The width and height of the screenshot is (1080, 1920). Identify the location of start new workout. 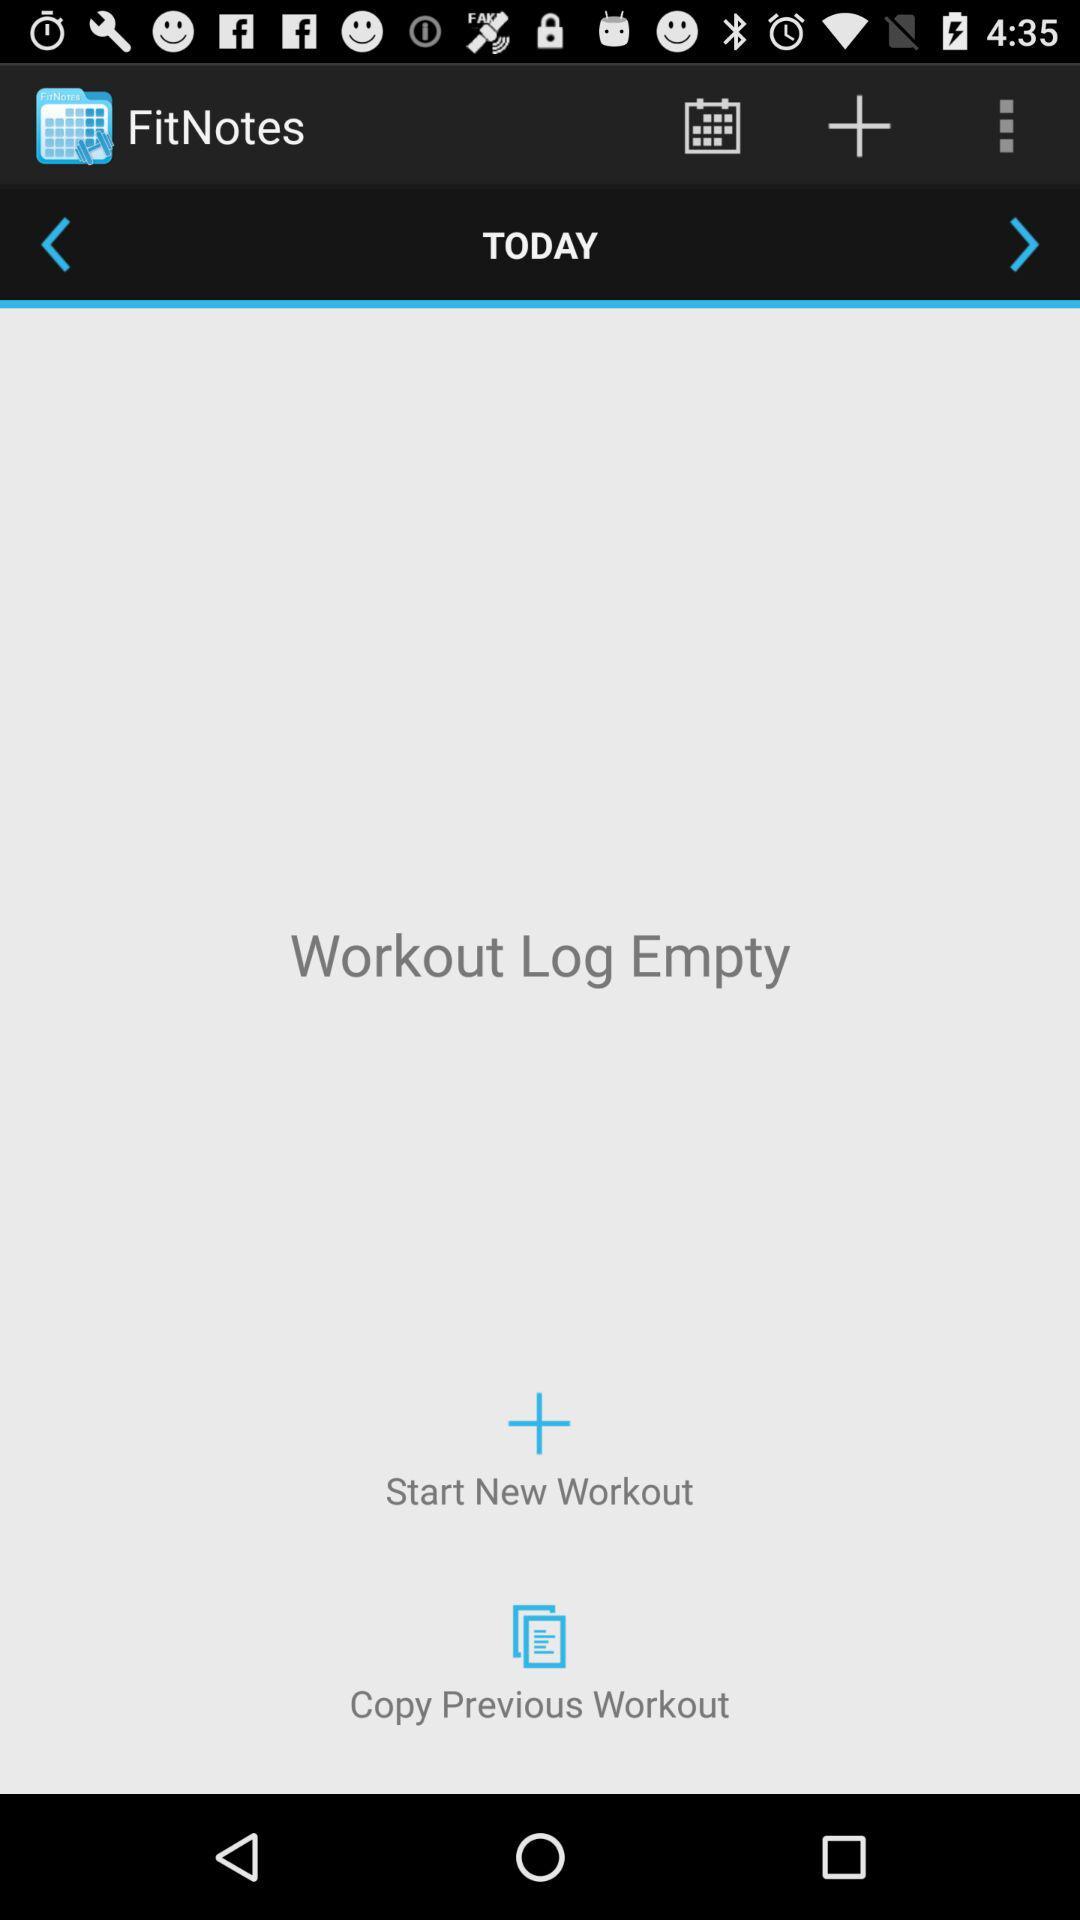
(538, 1448).